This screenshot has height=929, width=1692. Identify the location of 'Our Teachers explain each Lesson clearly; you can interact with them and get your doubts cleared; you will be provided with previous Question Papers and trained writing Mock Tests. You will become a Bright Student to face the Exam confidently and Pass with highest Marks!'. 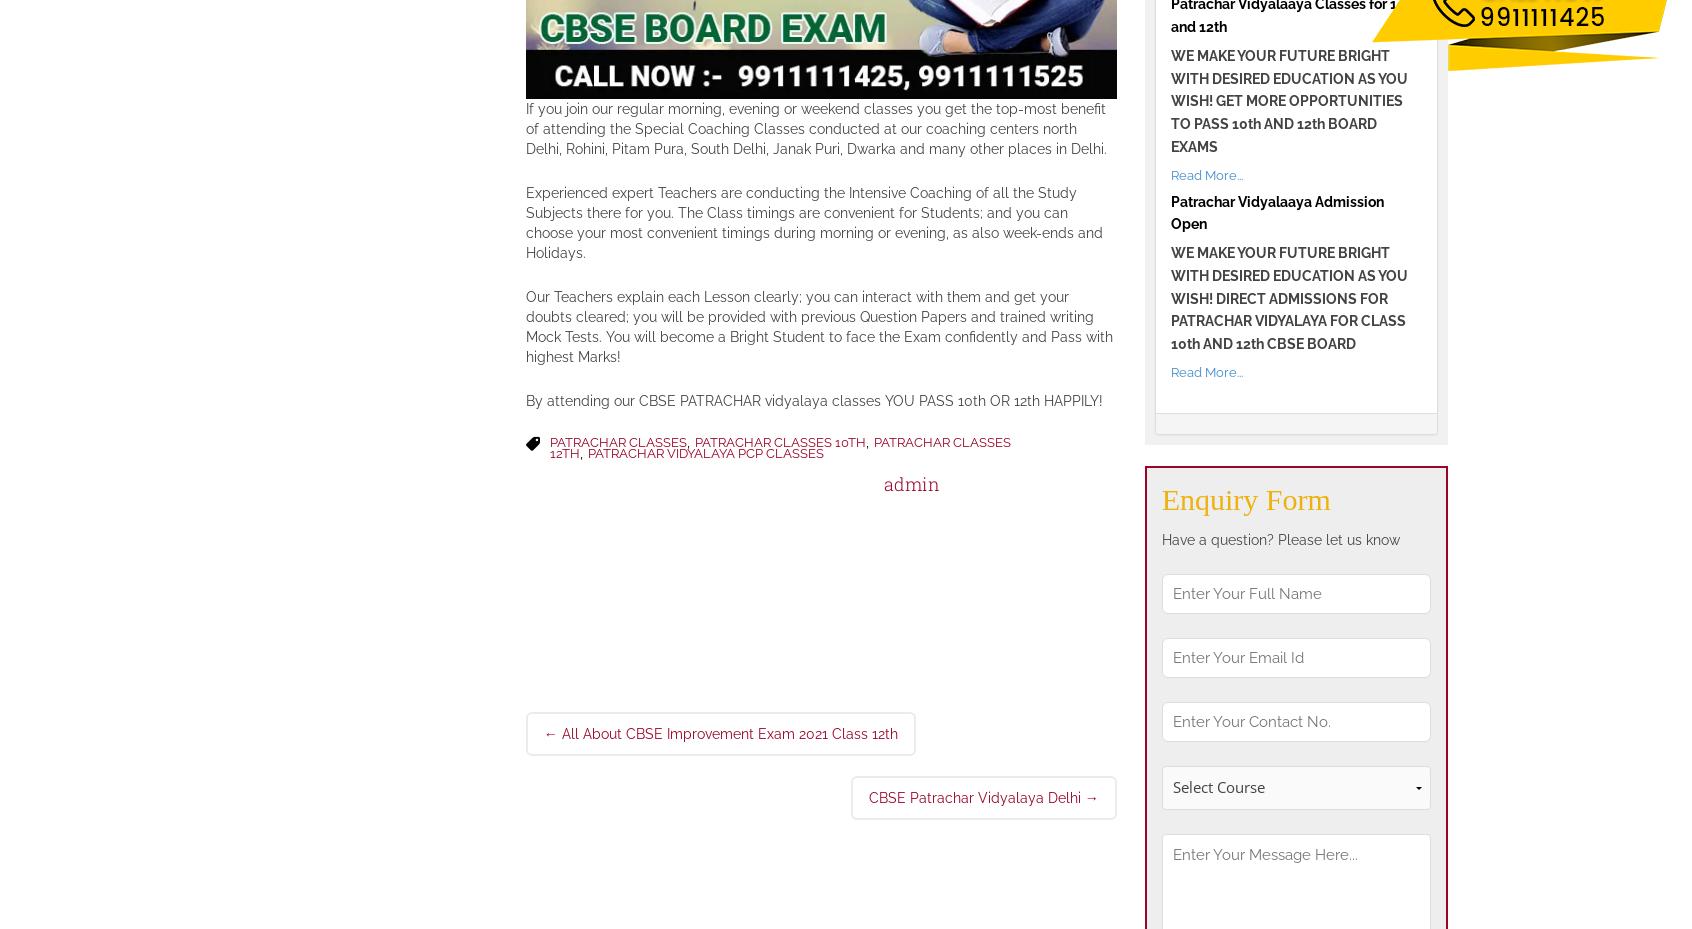
(818, 325).